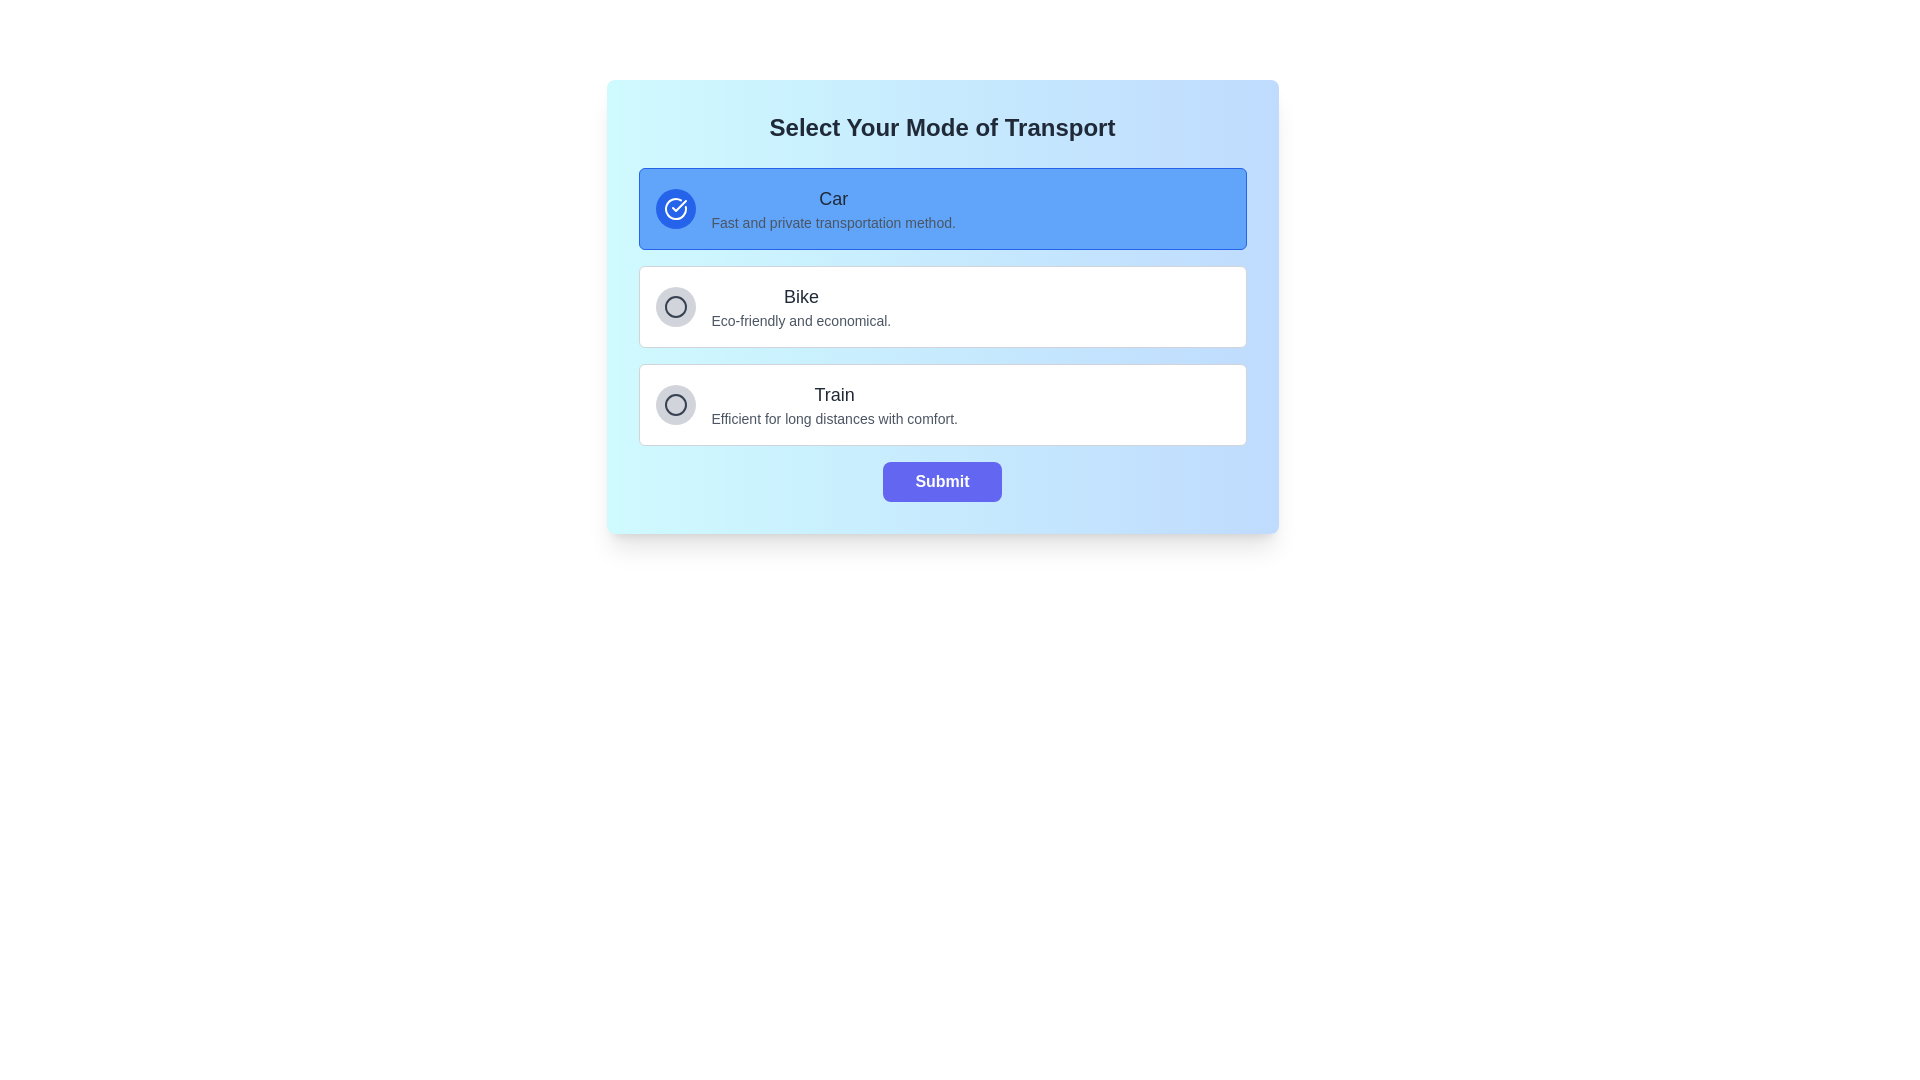 The width and height of the screenshot is (1920, 1080). What do you see at coordinates (675, 307) in the screenshot?
I see `the circular icon outlined with a clean stroke that represents the 'Bike' option, located as the second icon in the vertical list of transport options` at bounding box center [675, 307].